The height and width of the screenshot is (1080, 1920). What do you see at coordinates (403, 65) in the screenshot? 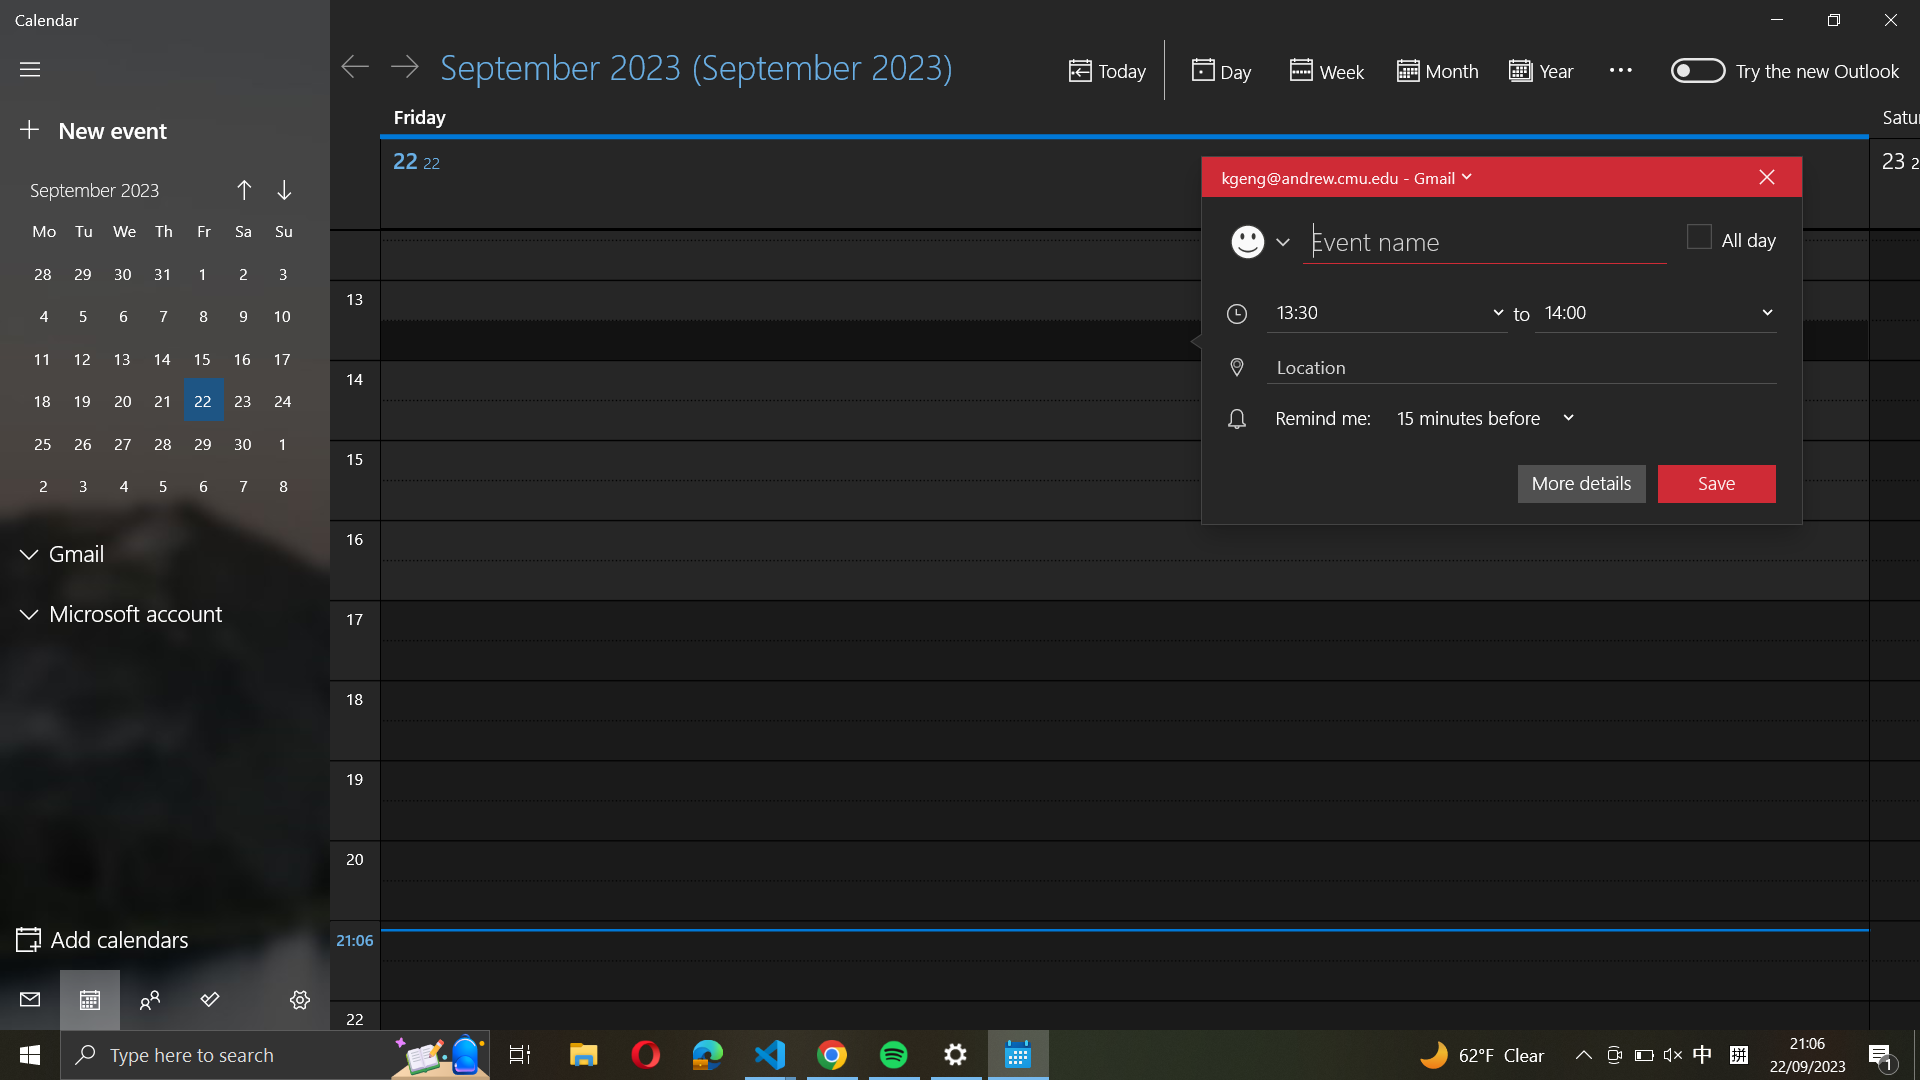
I see `Move to the upcoming day in the calendar` at bounding box center [403, 65].